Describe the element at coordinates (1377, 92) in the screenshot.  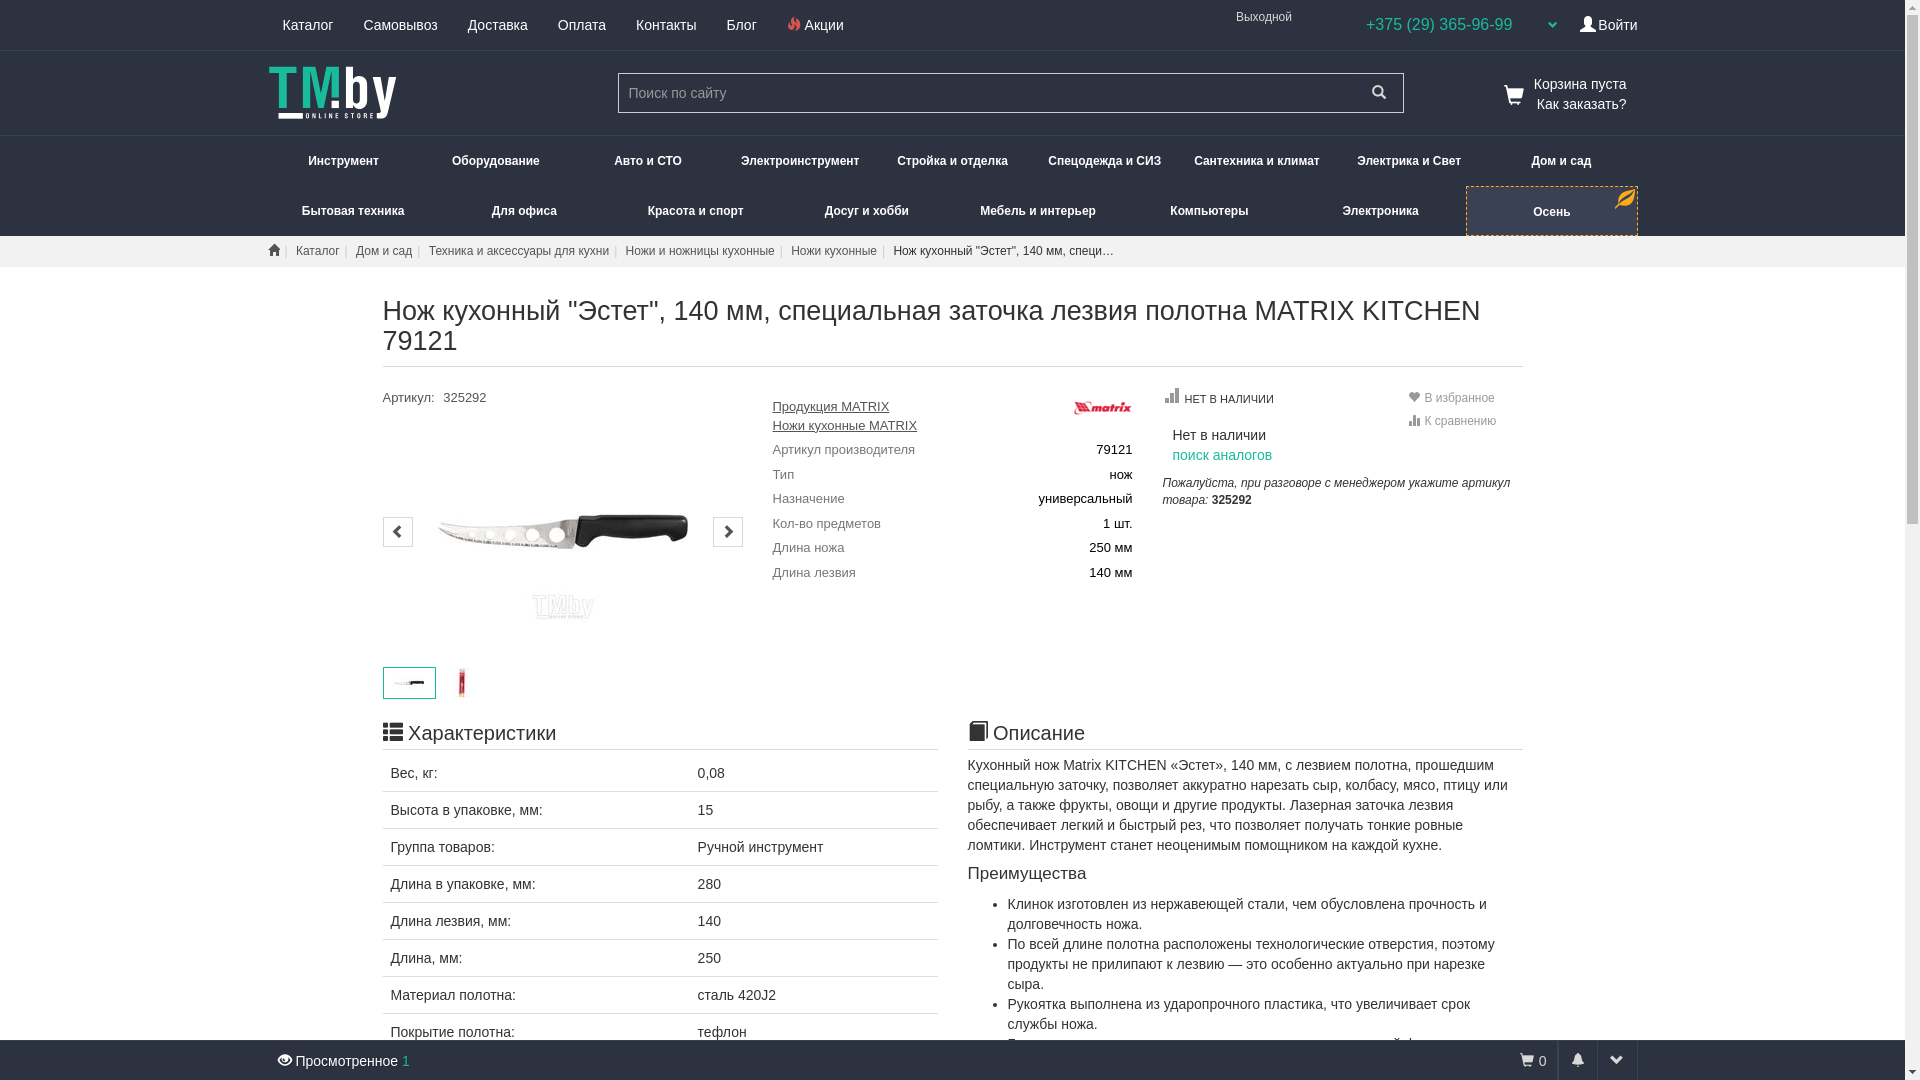
I see `'<span class="glyphicon glyphicon-search"></span>'` at that location.